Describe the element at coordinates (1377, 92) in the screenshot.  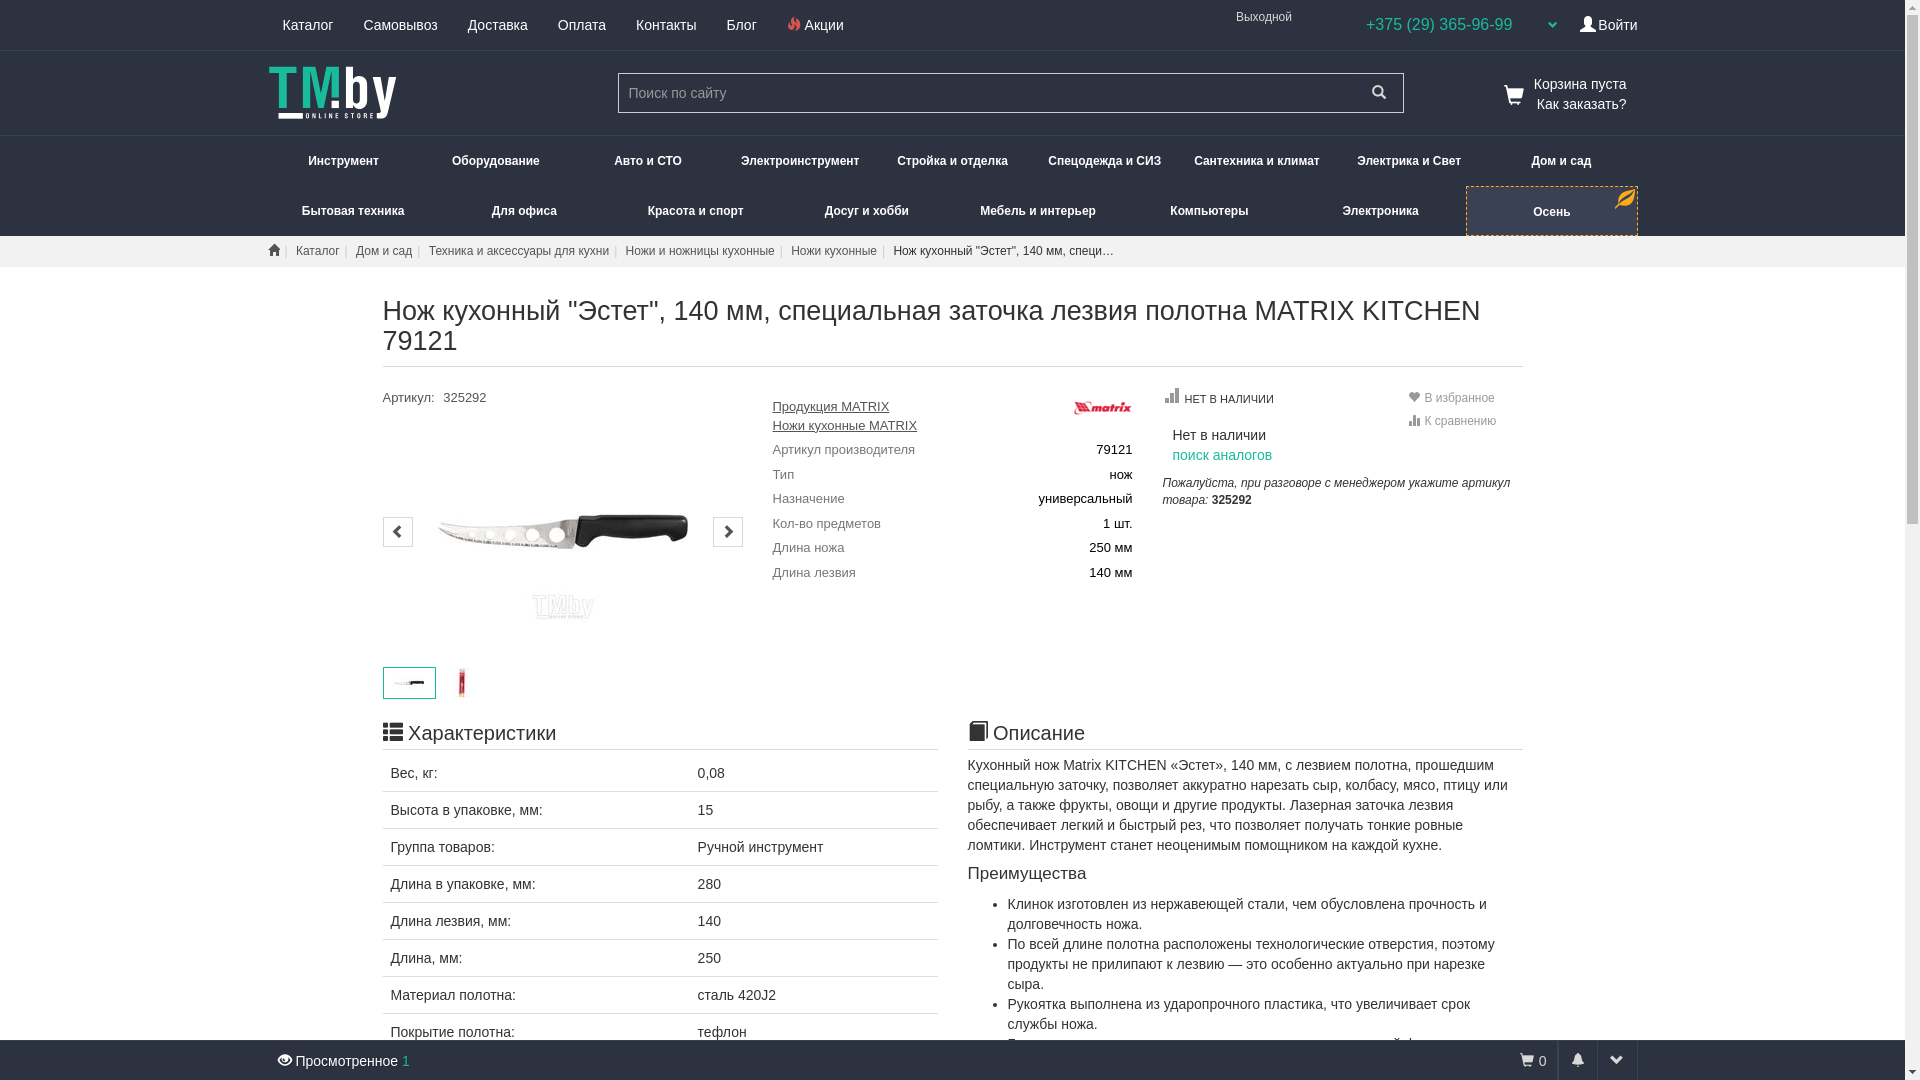
I see `'<span class="glyphicon glyphicon-search"></span>'` at that location.